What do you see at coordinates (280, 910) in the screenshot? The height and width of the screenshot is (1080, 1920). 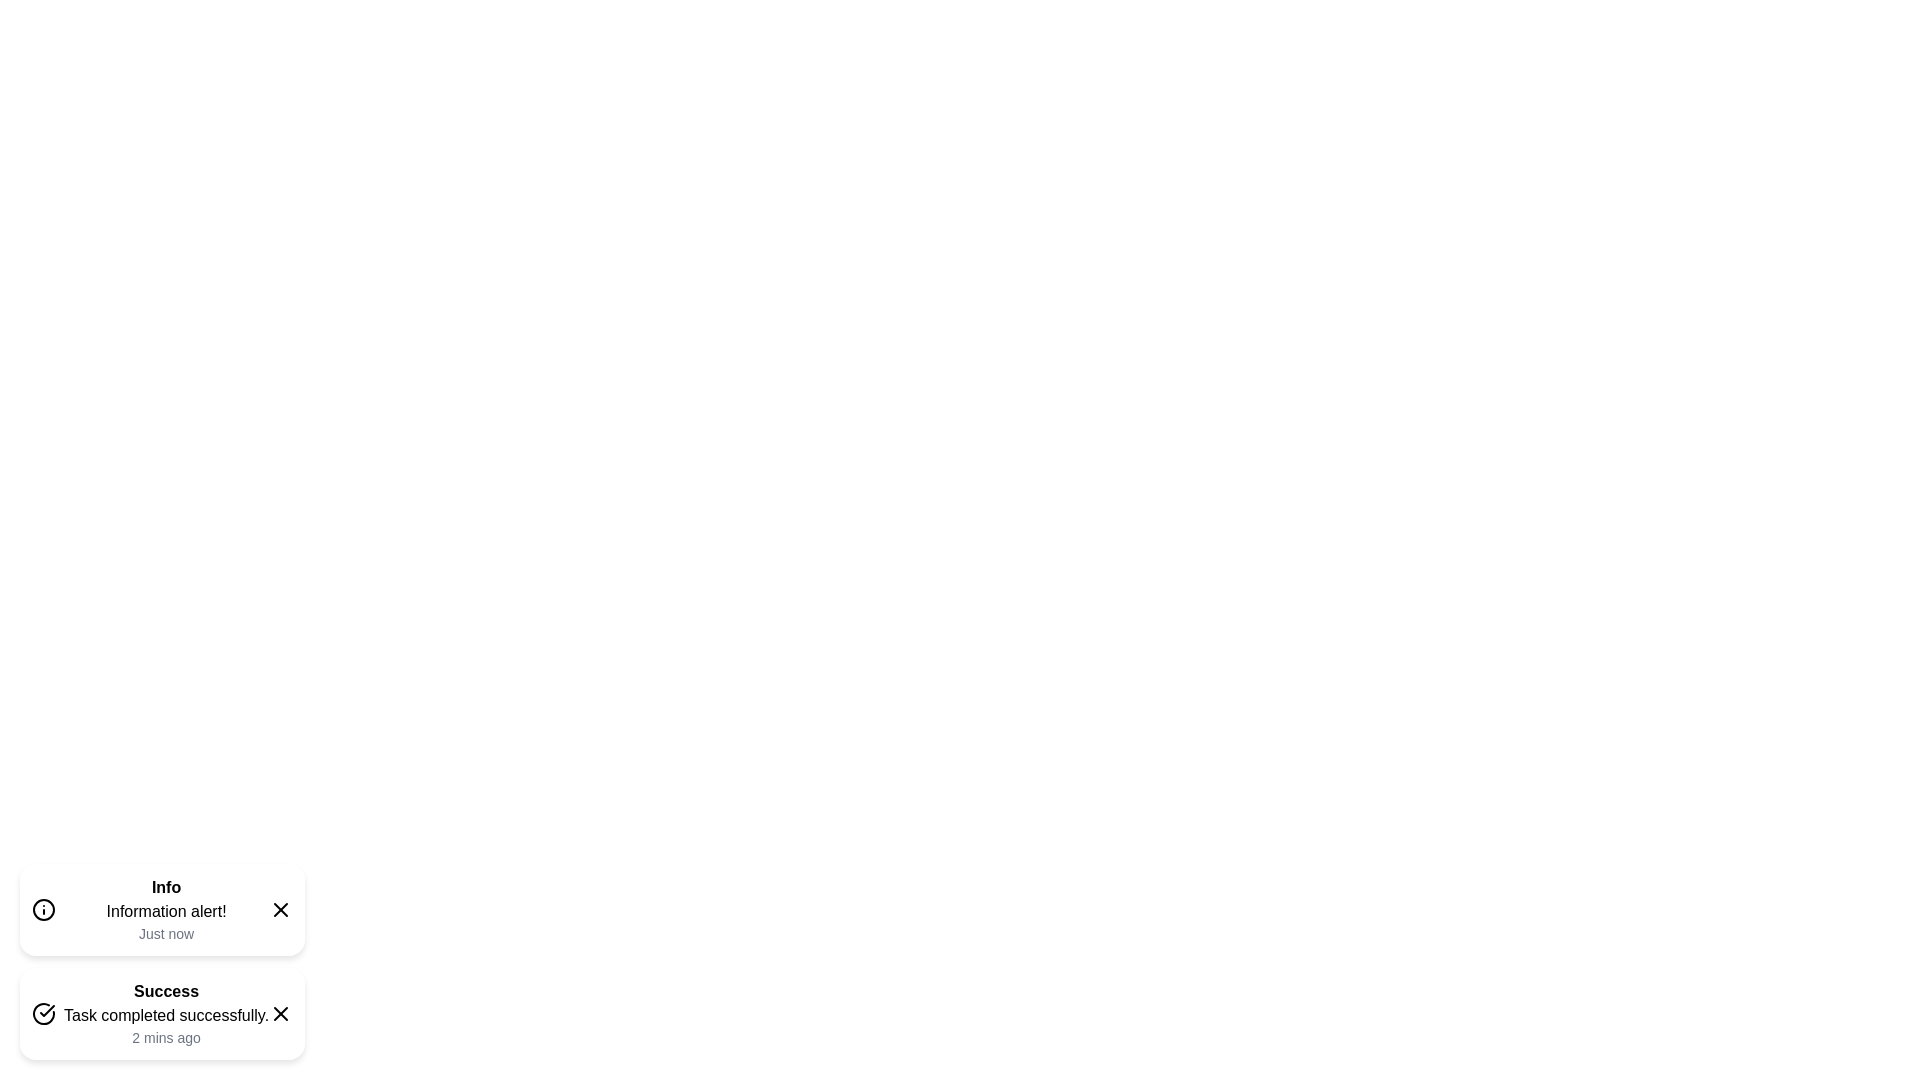 I see `the close icon of the snackbar with type info` at bounding box center [280, 910].